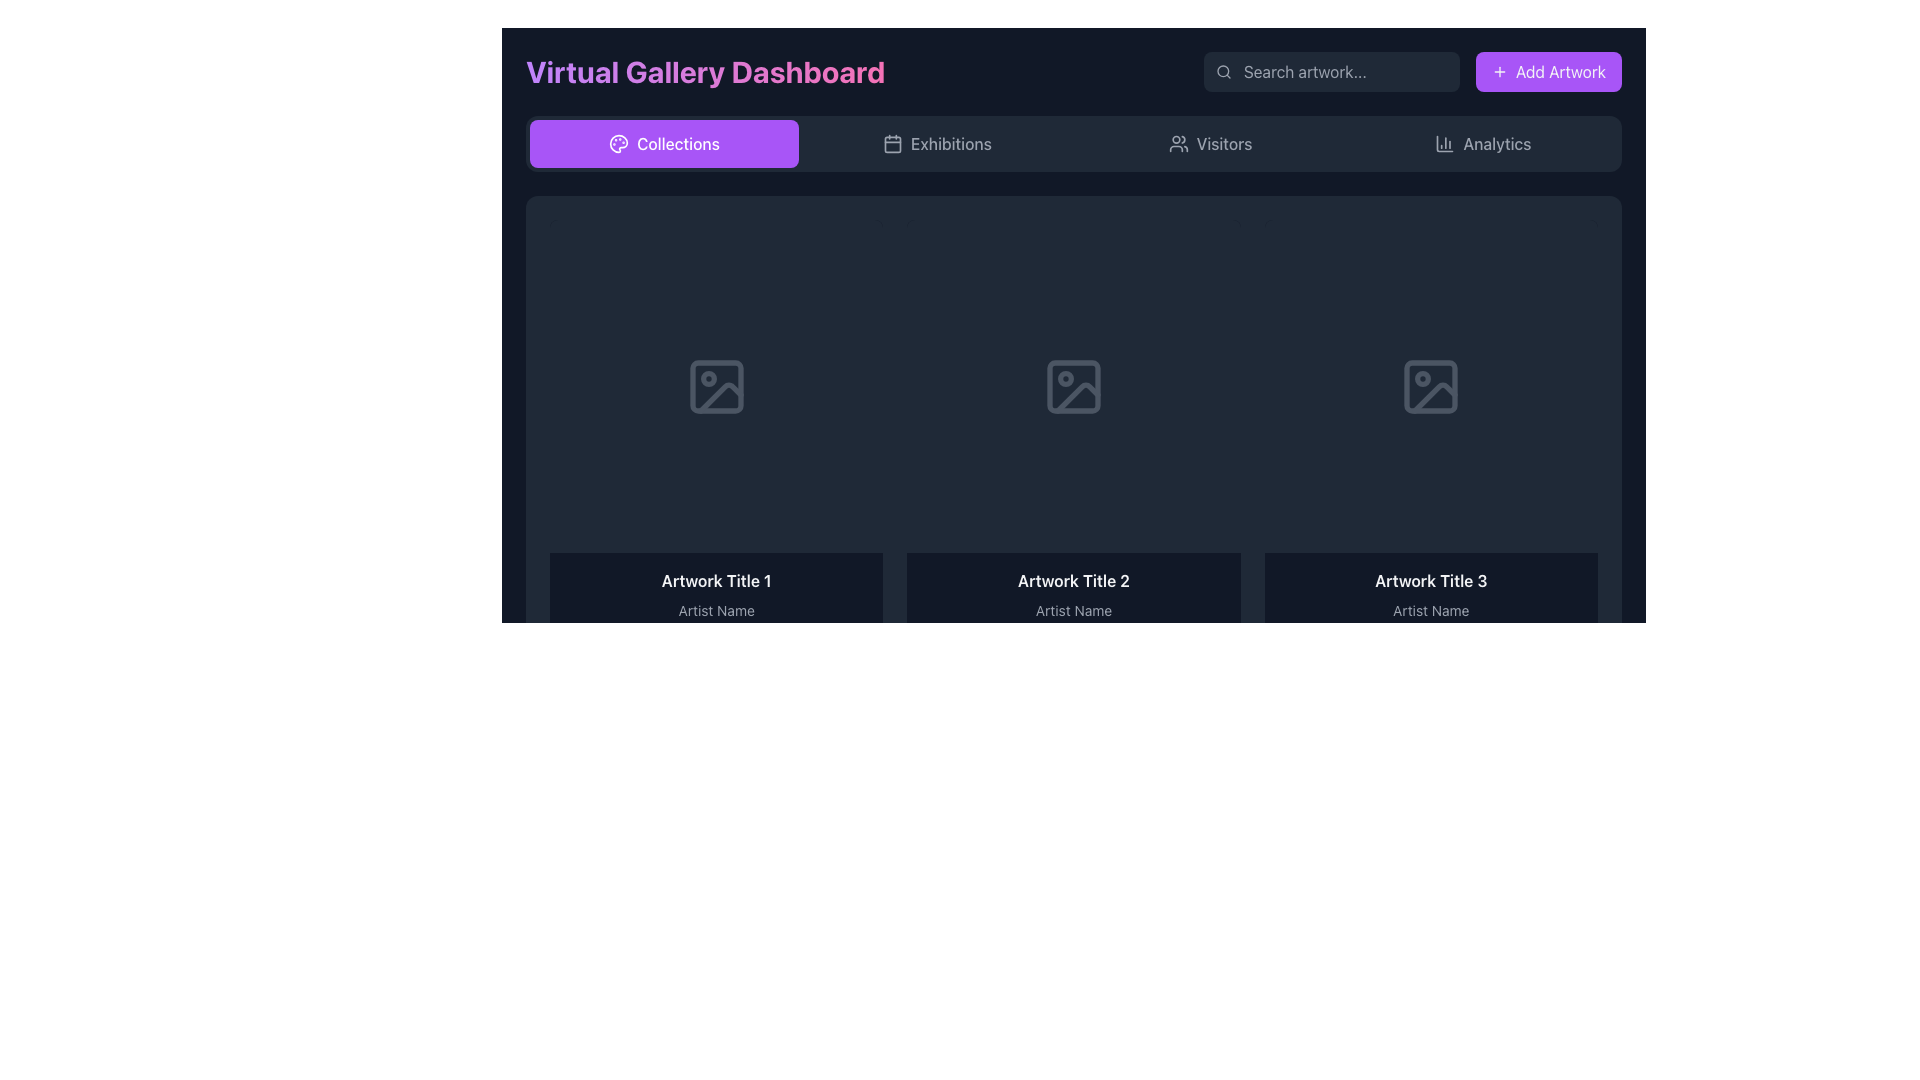  Describe the element at coordinates (1445, 142) in the screenshot. I see `the column chart icon located within the Analytics button in the top-right corner of the interface` at that location.